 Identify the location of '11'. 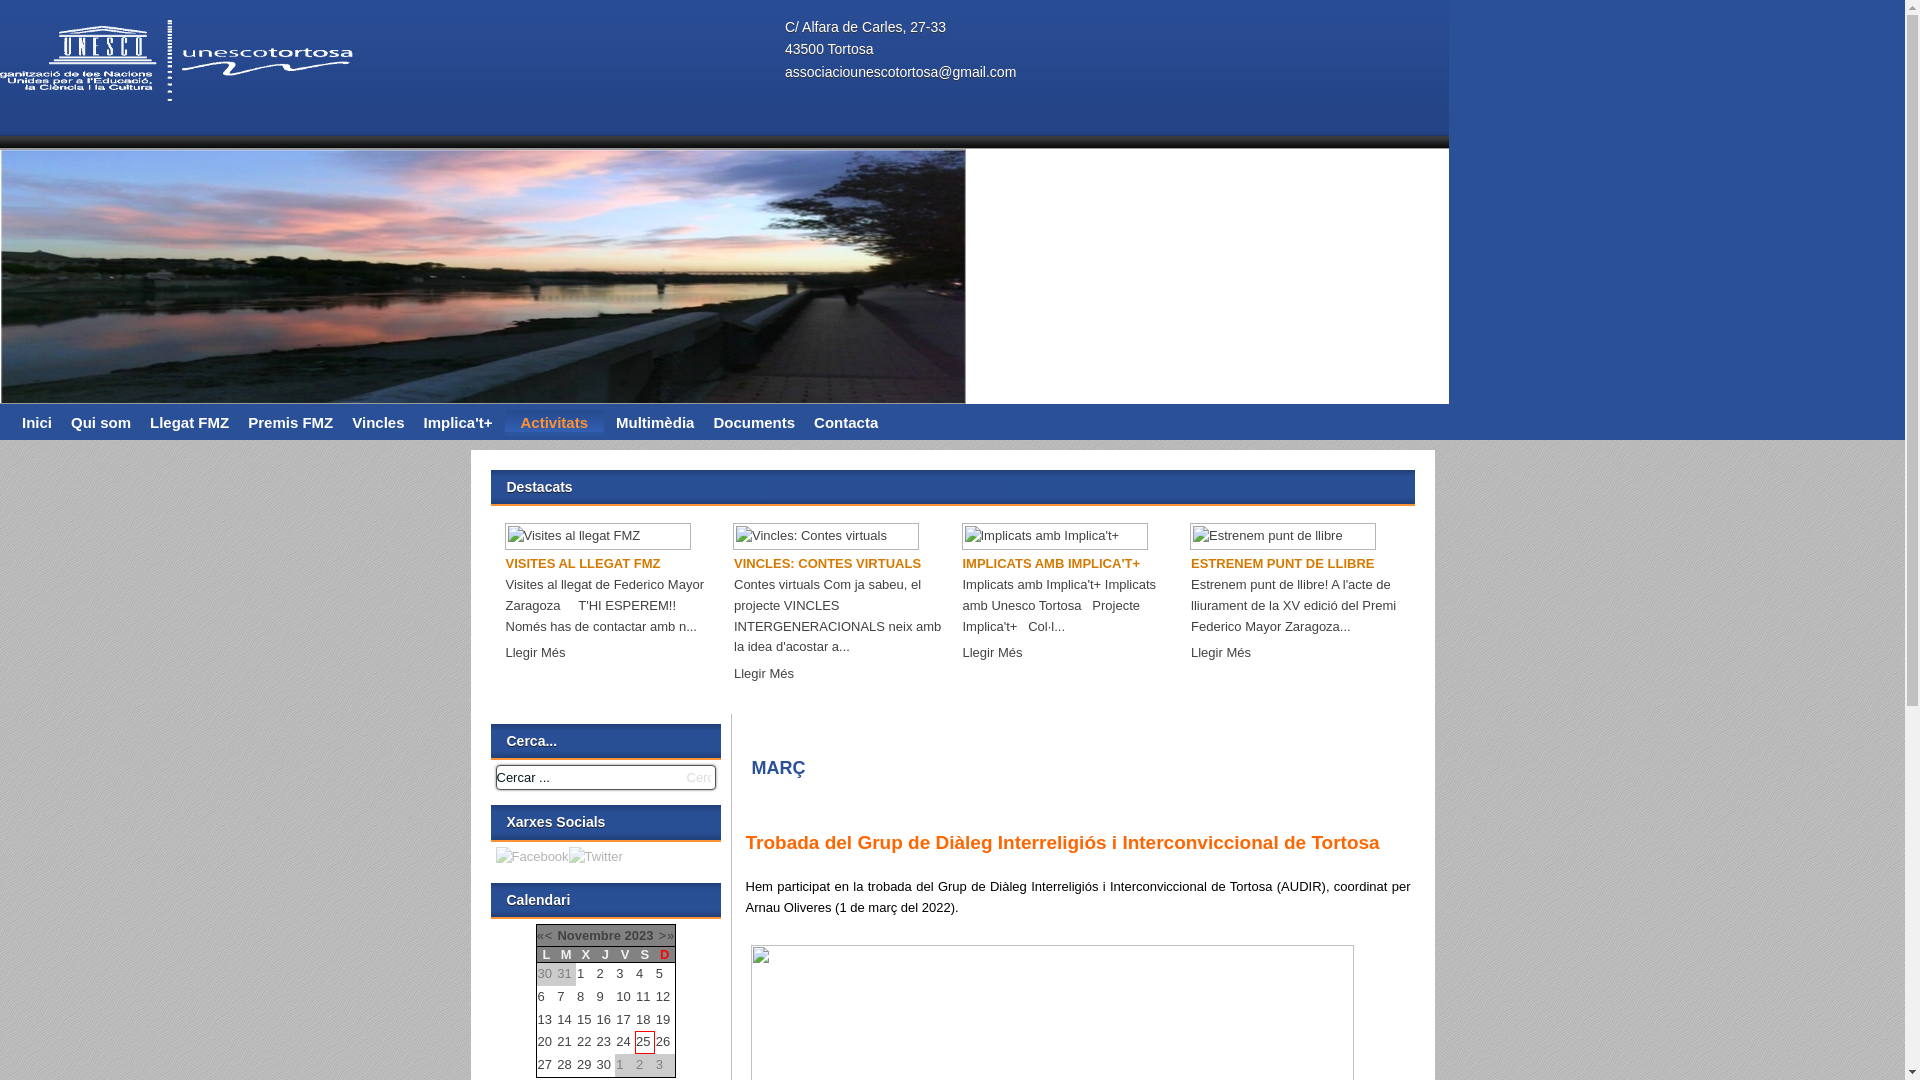
(643, 996).